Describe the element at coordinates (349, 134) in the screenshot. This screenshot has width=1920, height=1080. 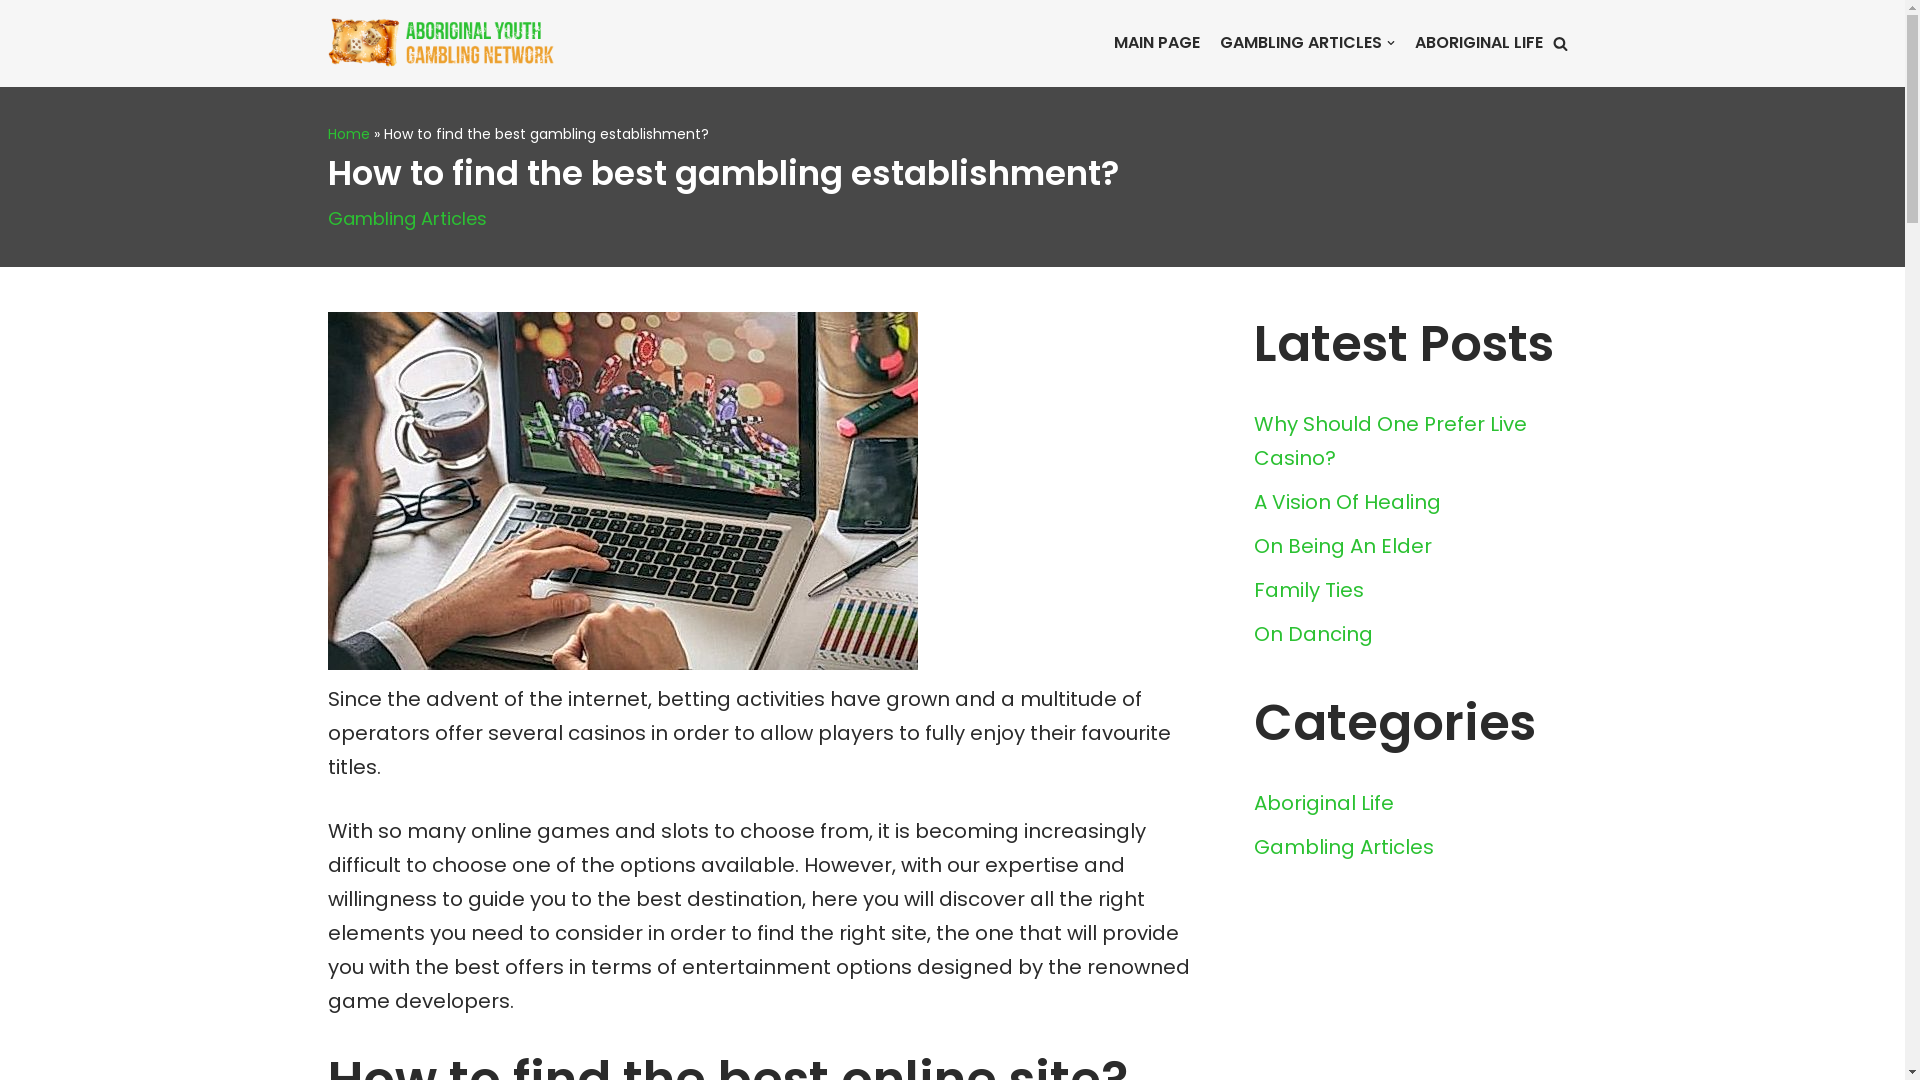
I see `'Home'` at that location.